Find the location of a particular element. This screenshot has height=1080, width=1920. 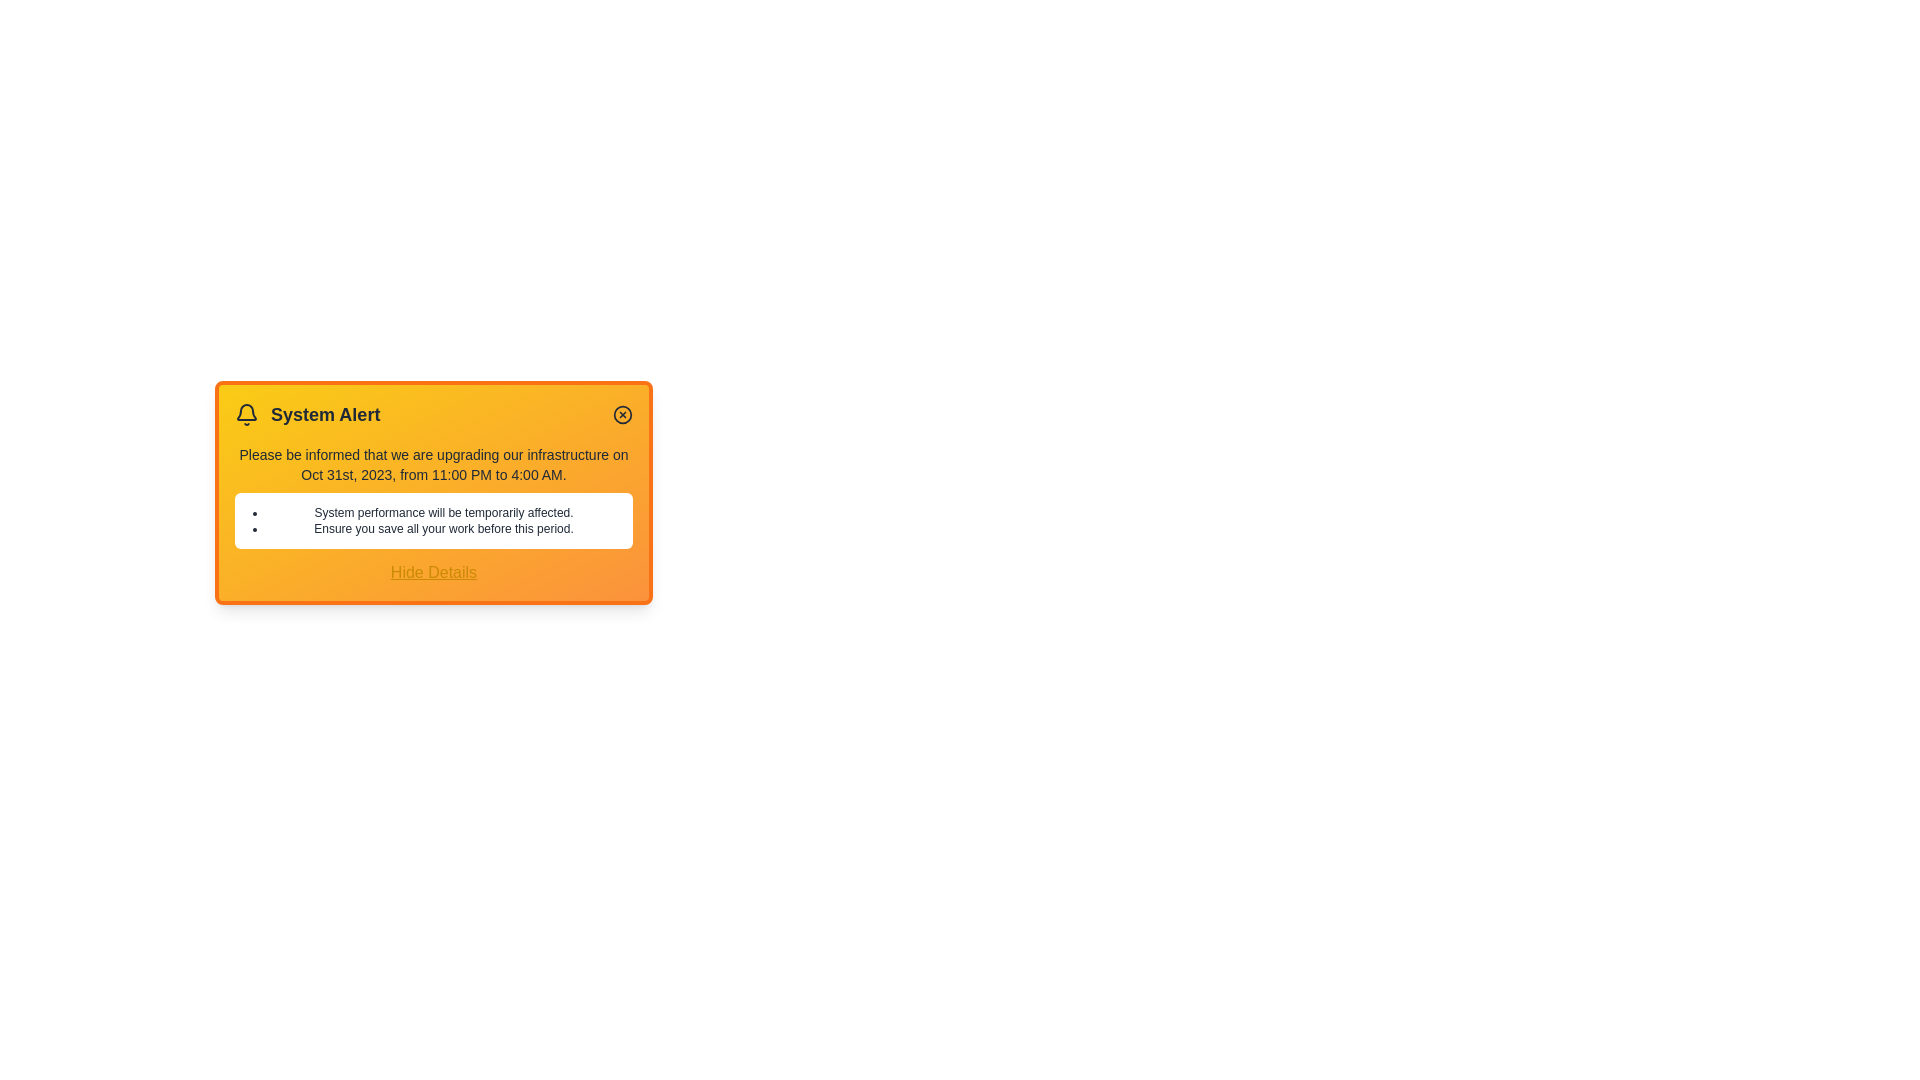

the 'Hide Details' button to toggle the details section is located at coordinates (431, 573).